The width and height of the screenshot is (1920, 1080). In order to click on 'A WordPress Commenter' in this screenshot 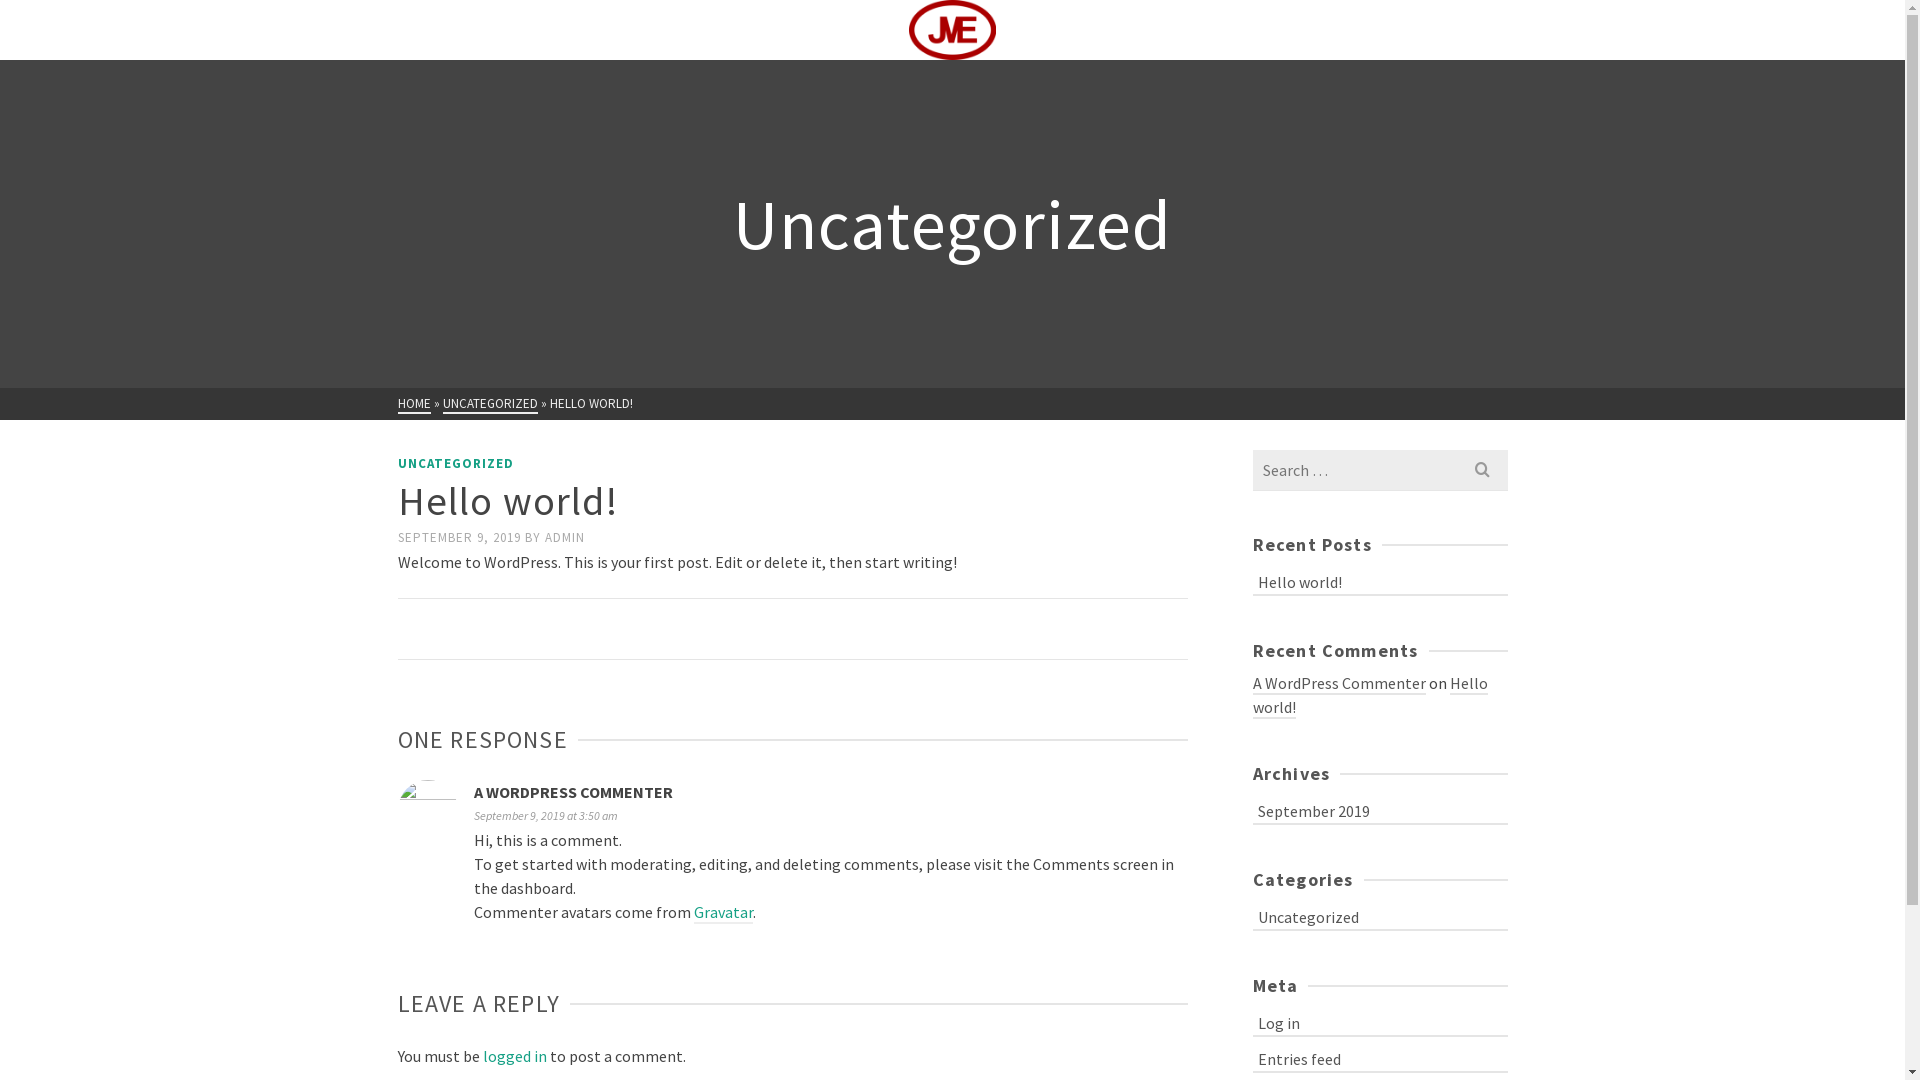, I will do `click(1338, 682)`.